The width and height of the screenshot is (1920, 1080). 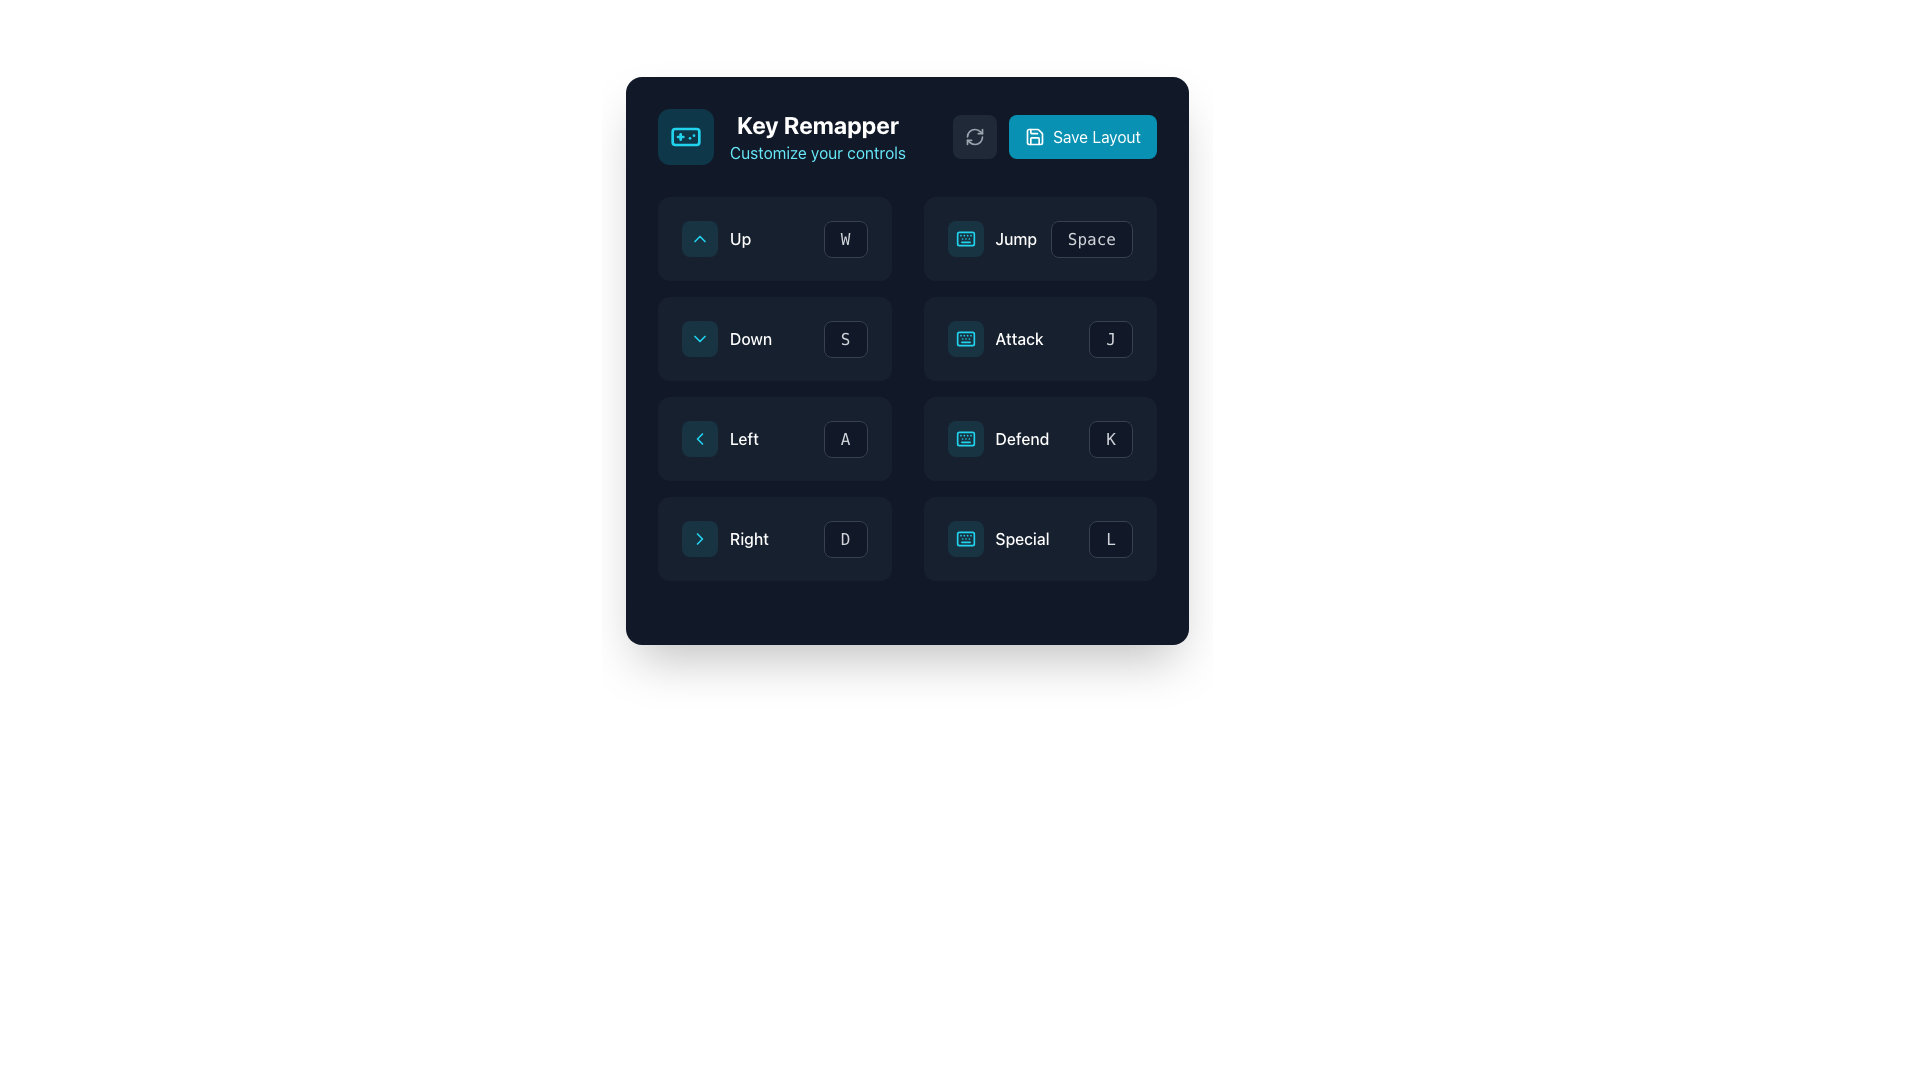 I want to click on text of the Header element that includes a cyan gamepad icon and the texts 'Key Remapper' and 'Customize your controls', so click(x=781, y=136).